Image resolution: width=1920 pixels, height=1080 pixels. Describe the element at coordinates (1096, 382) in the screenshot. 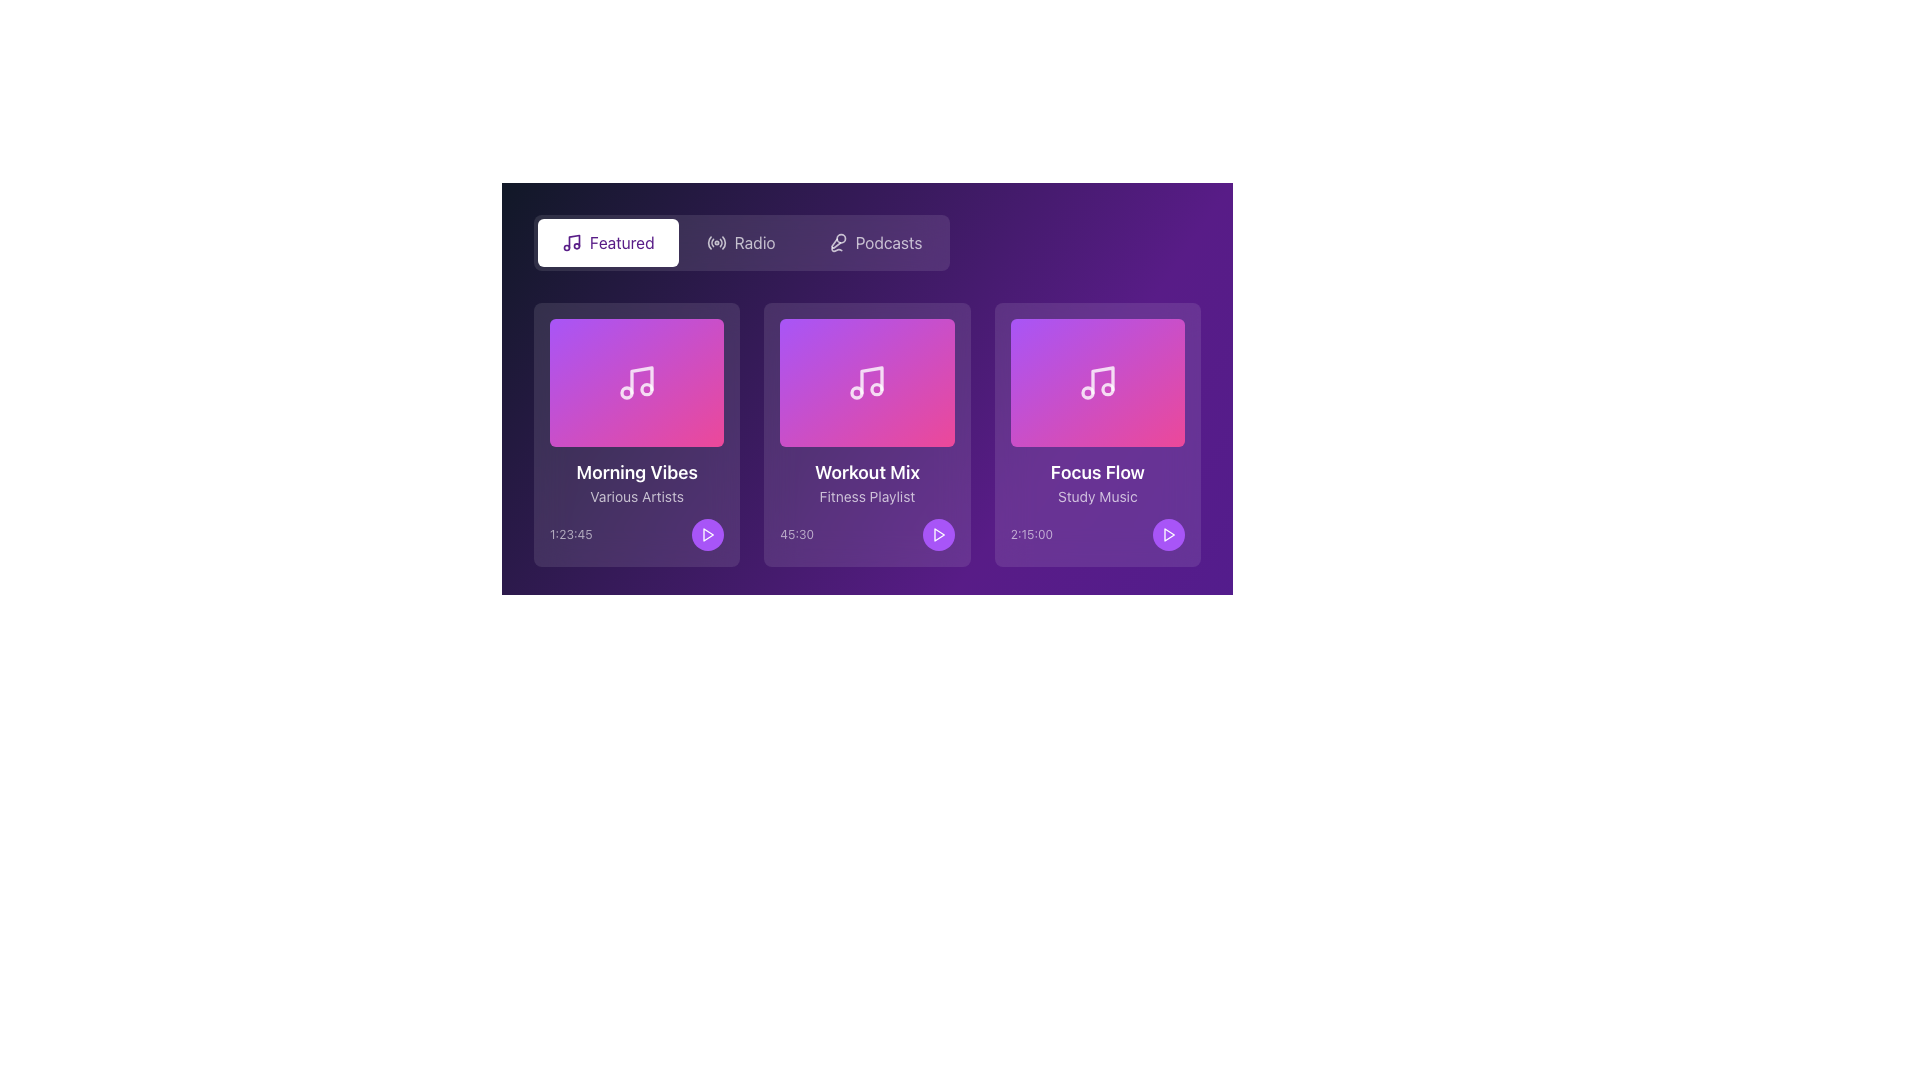

I see `the decorative background with the embedded musical notes icon within the 'Focus Flow' card, which emphasizes its content and theme` at that location.